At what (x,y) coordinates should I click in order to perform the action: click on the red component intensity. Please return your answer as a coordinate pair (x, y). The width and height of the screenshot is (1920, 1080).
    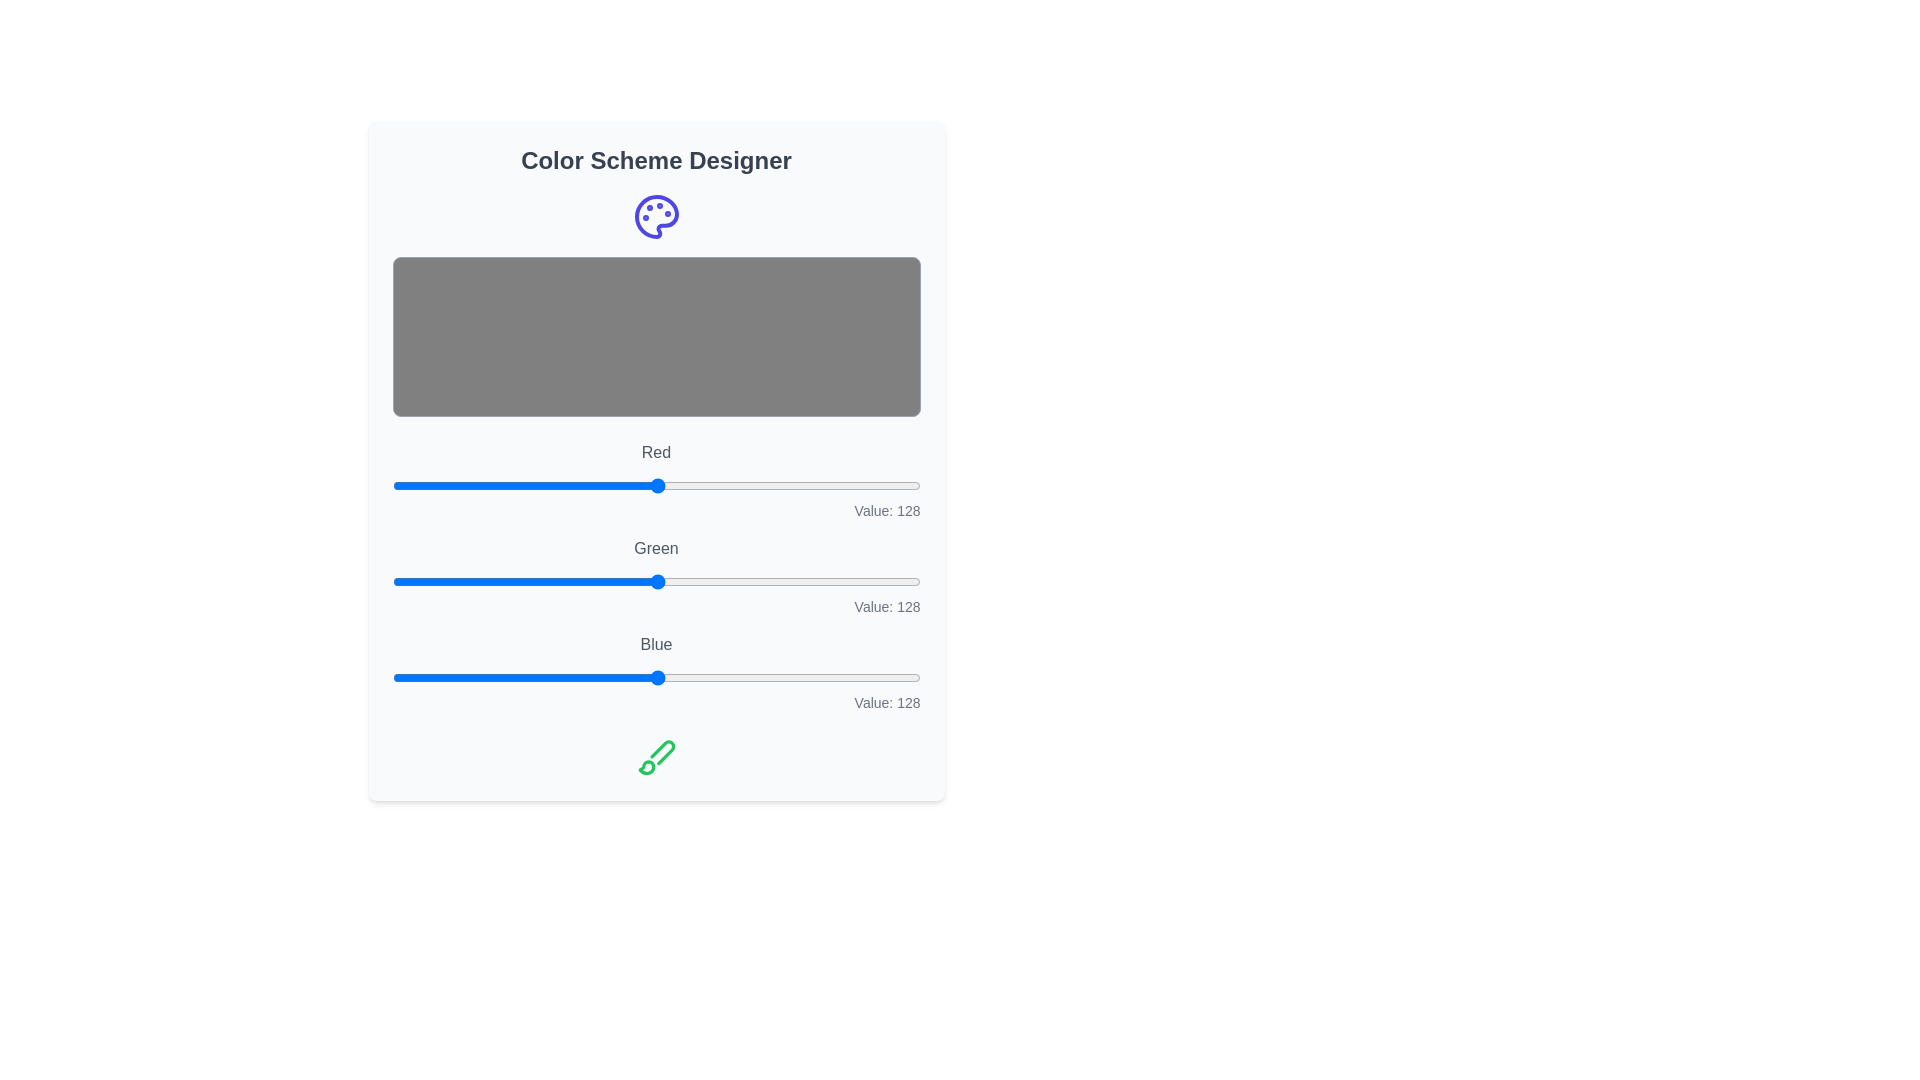
    Looking at the image, I should click on (717, 486).